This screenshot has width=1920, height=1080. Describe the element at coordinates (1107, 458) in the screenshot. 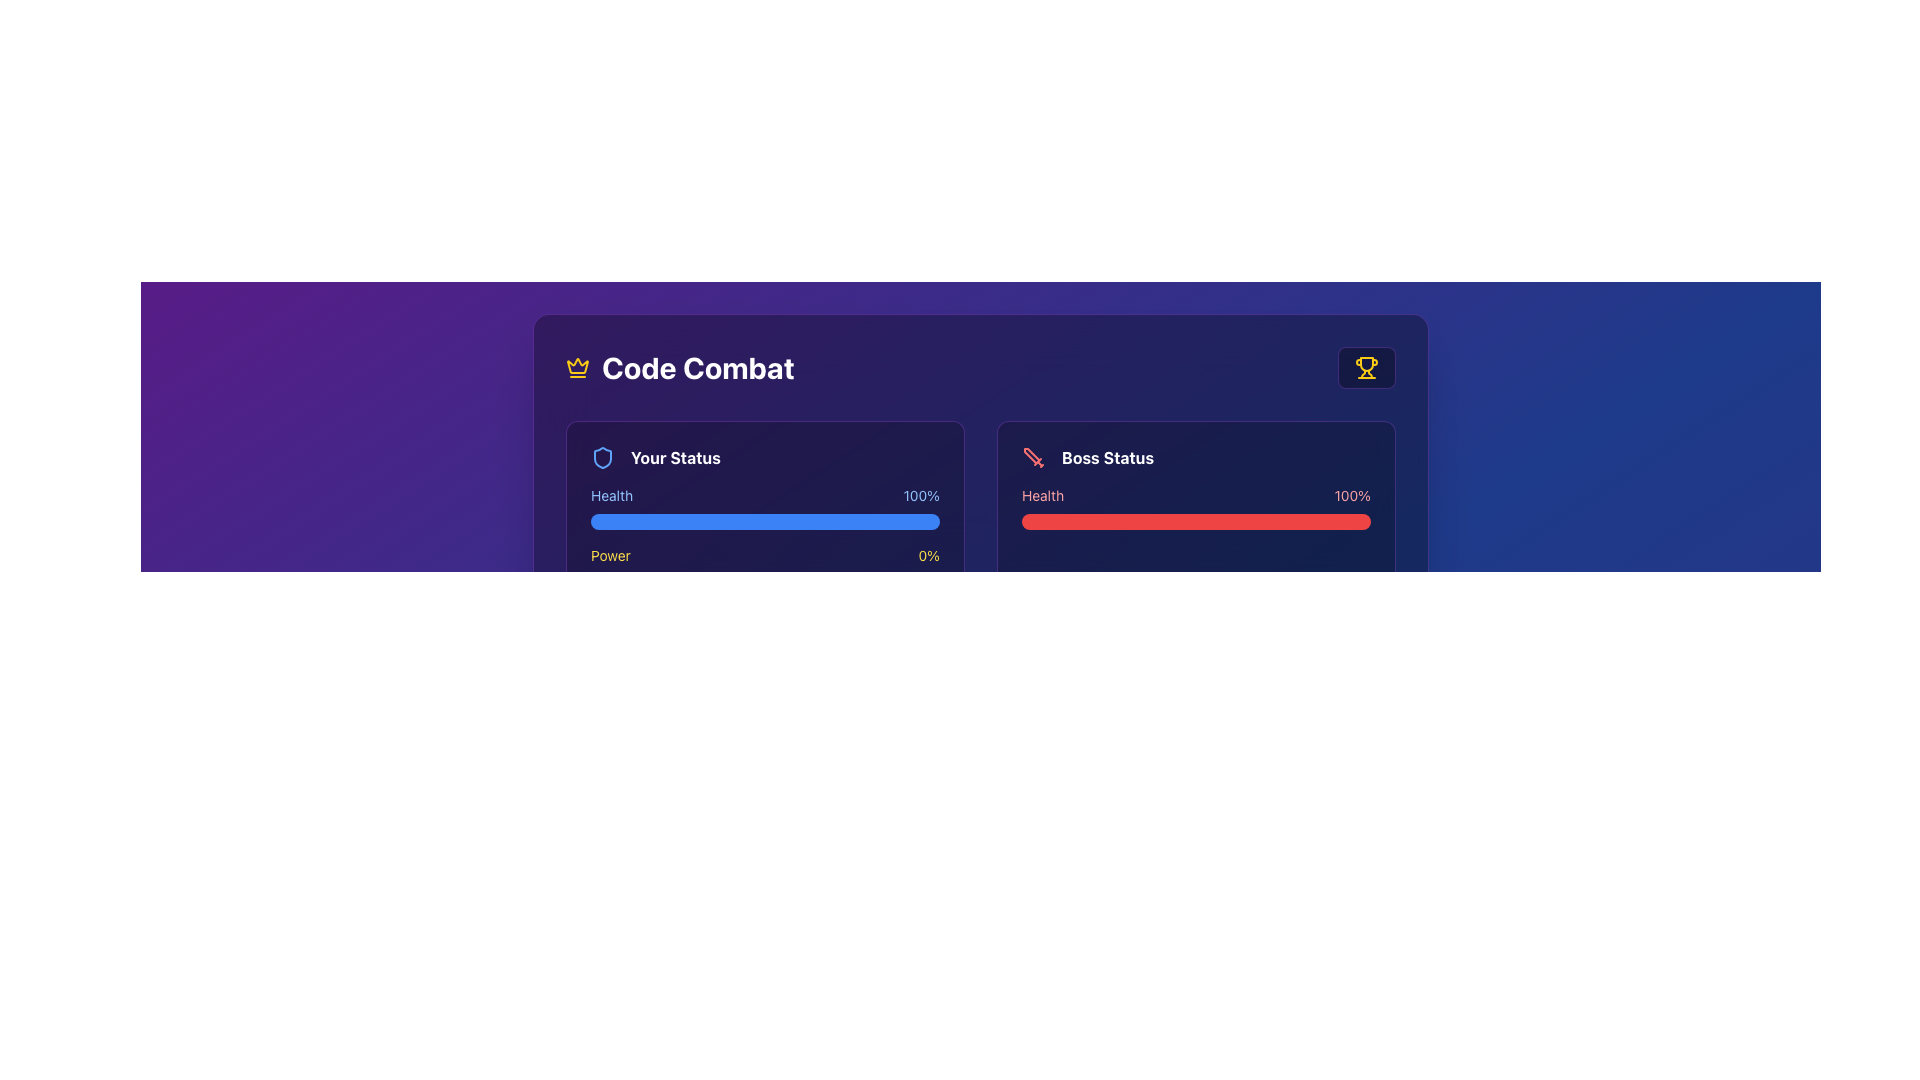

I see `the 'Boss Status' label element, which displays bold white text on a dark blue background and is located in the upper-right section of the interface` at that location.